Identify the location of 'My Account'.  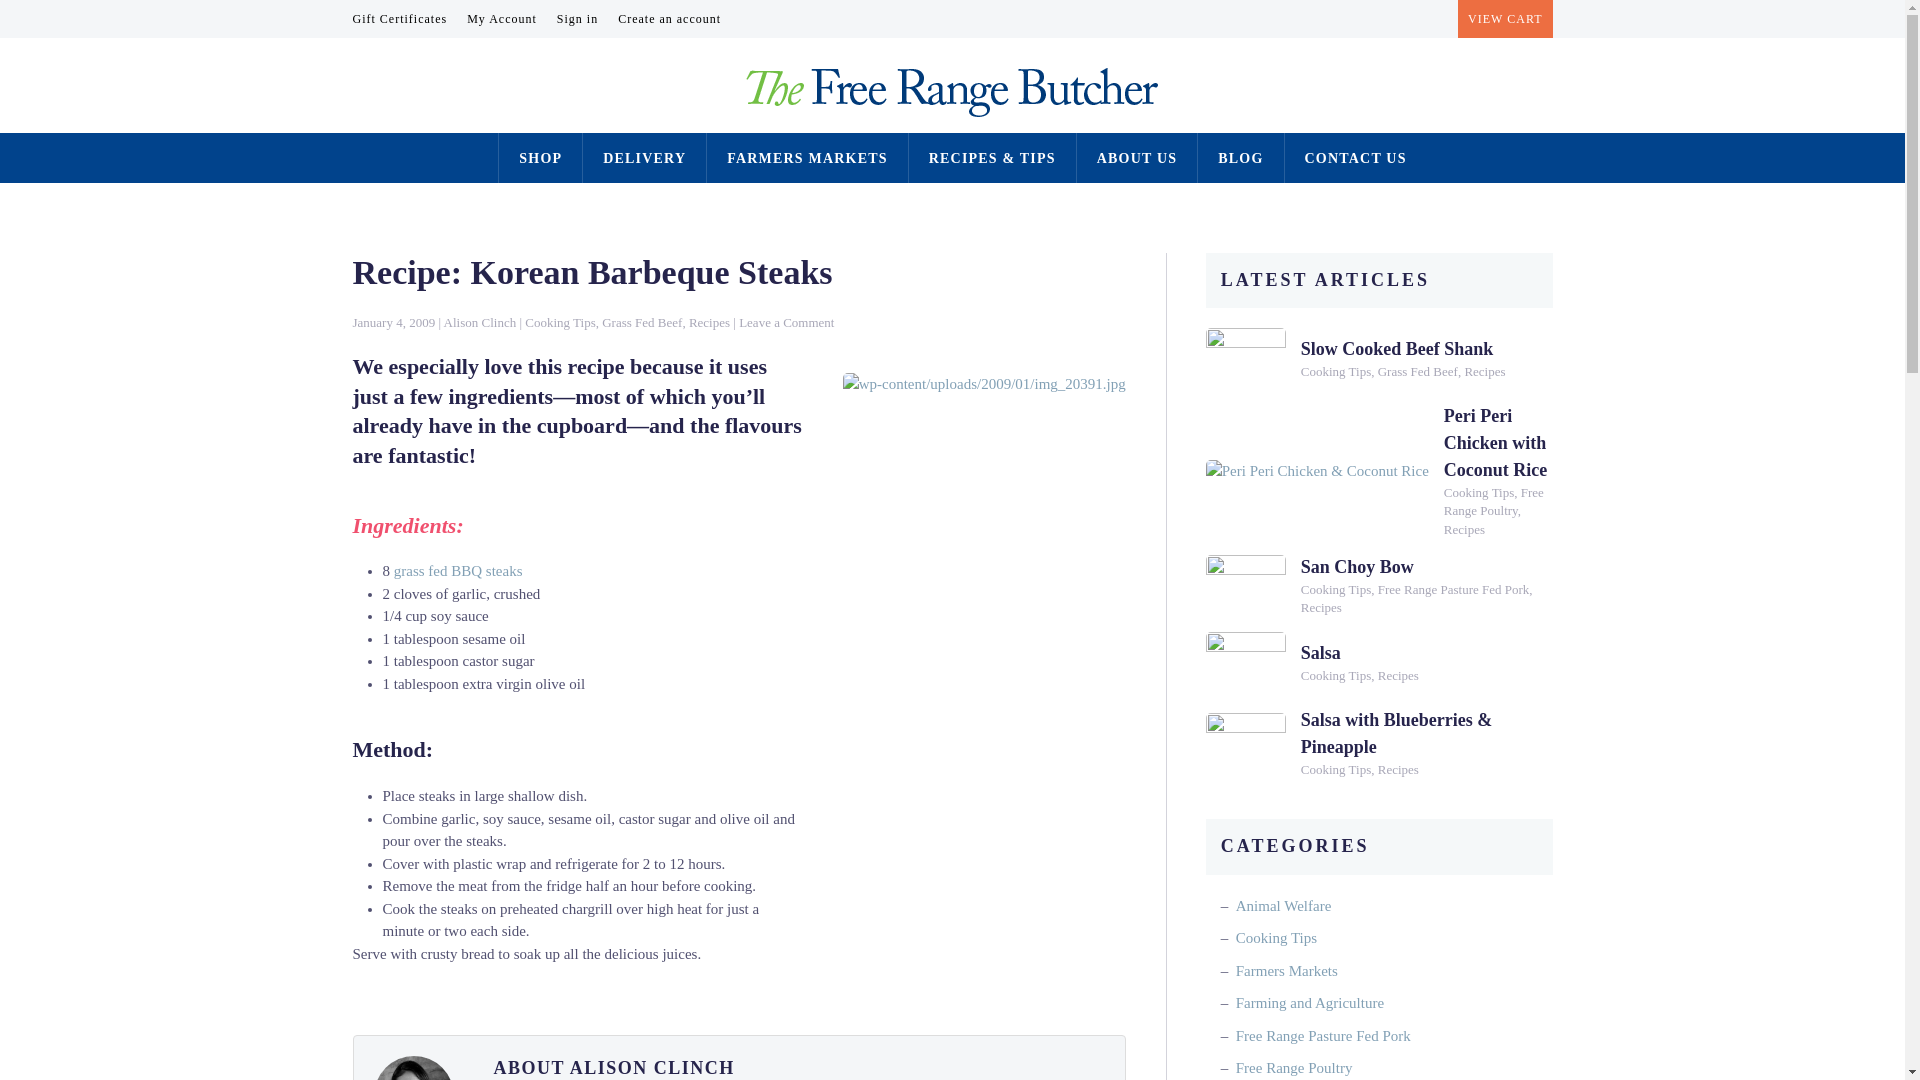
(502, 19).